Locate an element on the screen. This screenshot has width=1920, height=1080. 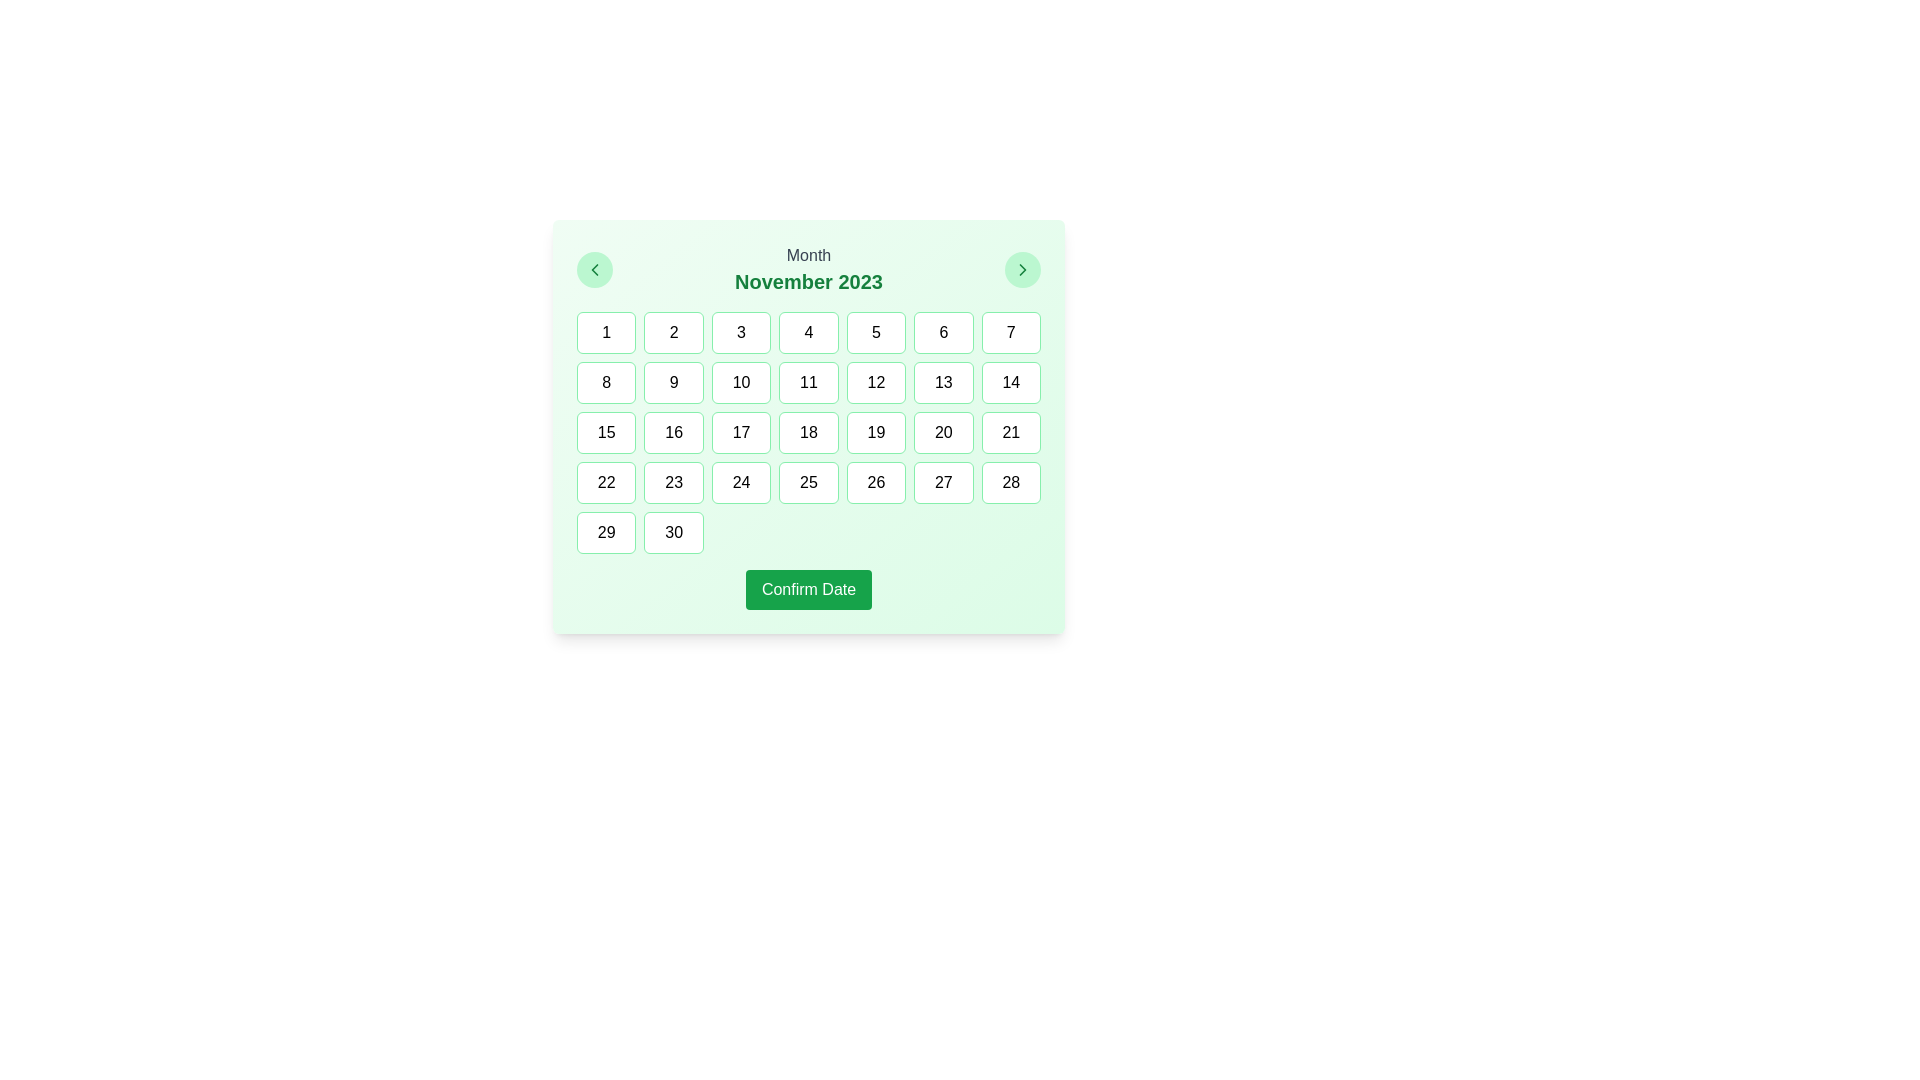
the selectable calendar date button labeled '30' in the date picker interface to change its background color is located at coordinates (674, 531).